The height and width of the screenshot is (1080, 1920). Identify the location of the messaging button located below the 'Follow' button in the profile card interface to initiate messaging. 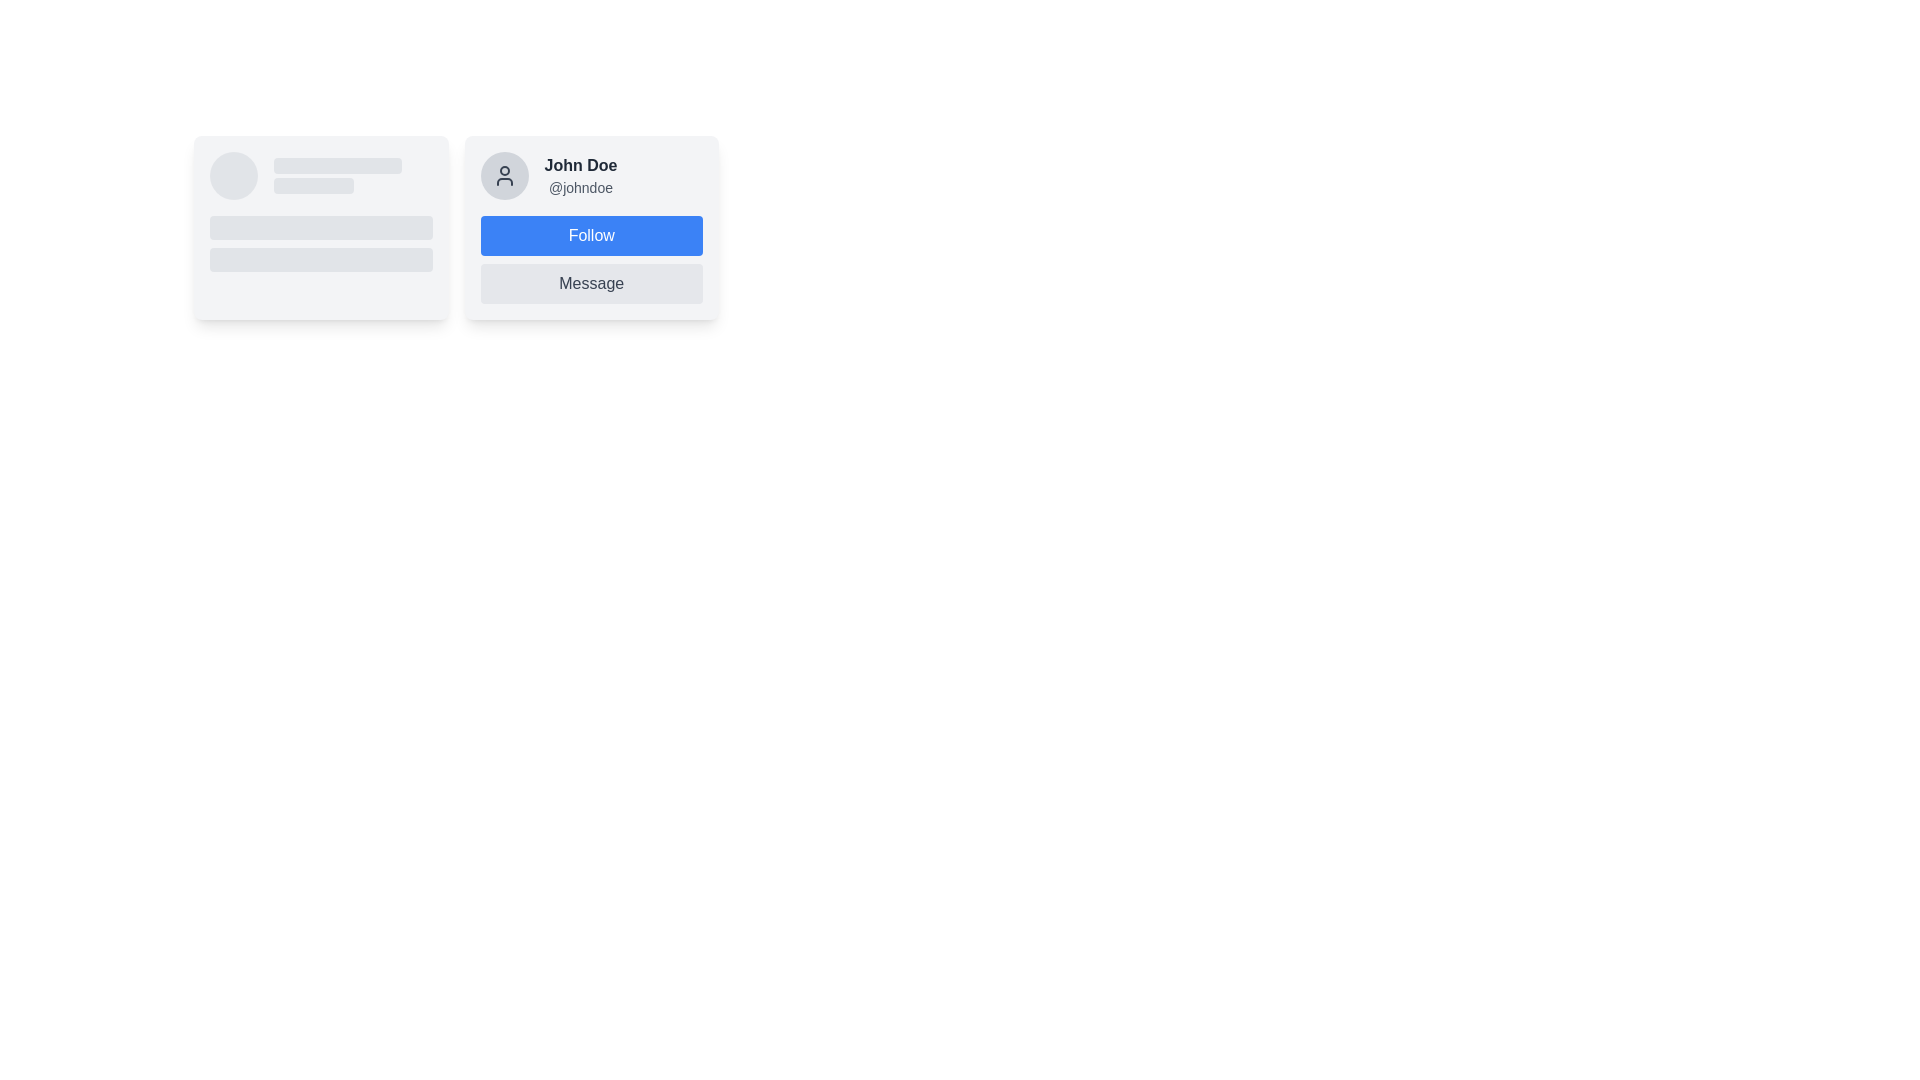
(590, 284).